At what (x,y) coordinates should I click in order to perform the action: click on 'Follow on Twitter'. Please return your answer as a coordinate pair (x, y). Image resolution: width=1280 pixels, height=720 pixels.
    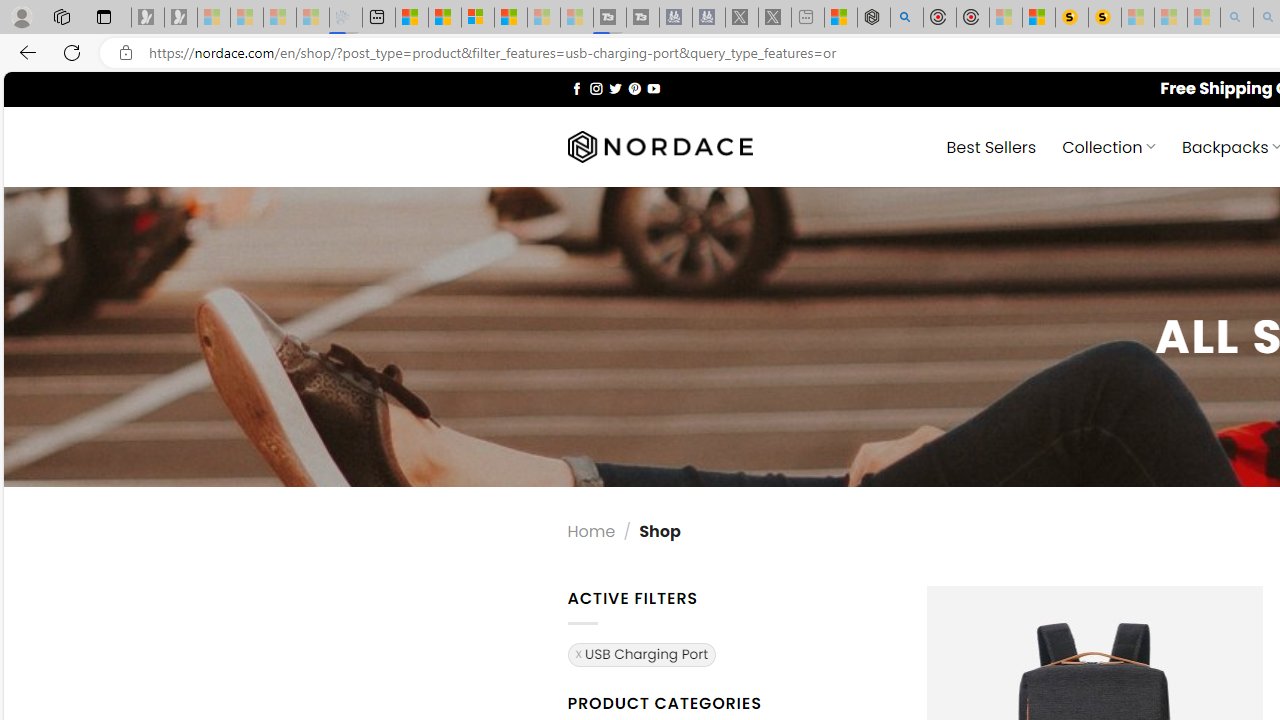
    Looking at the image, I should click on (614, 87).